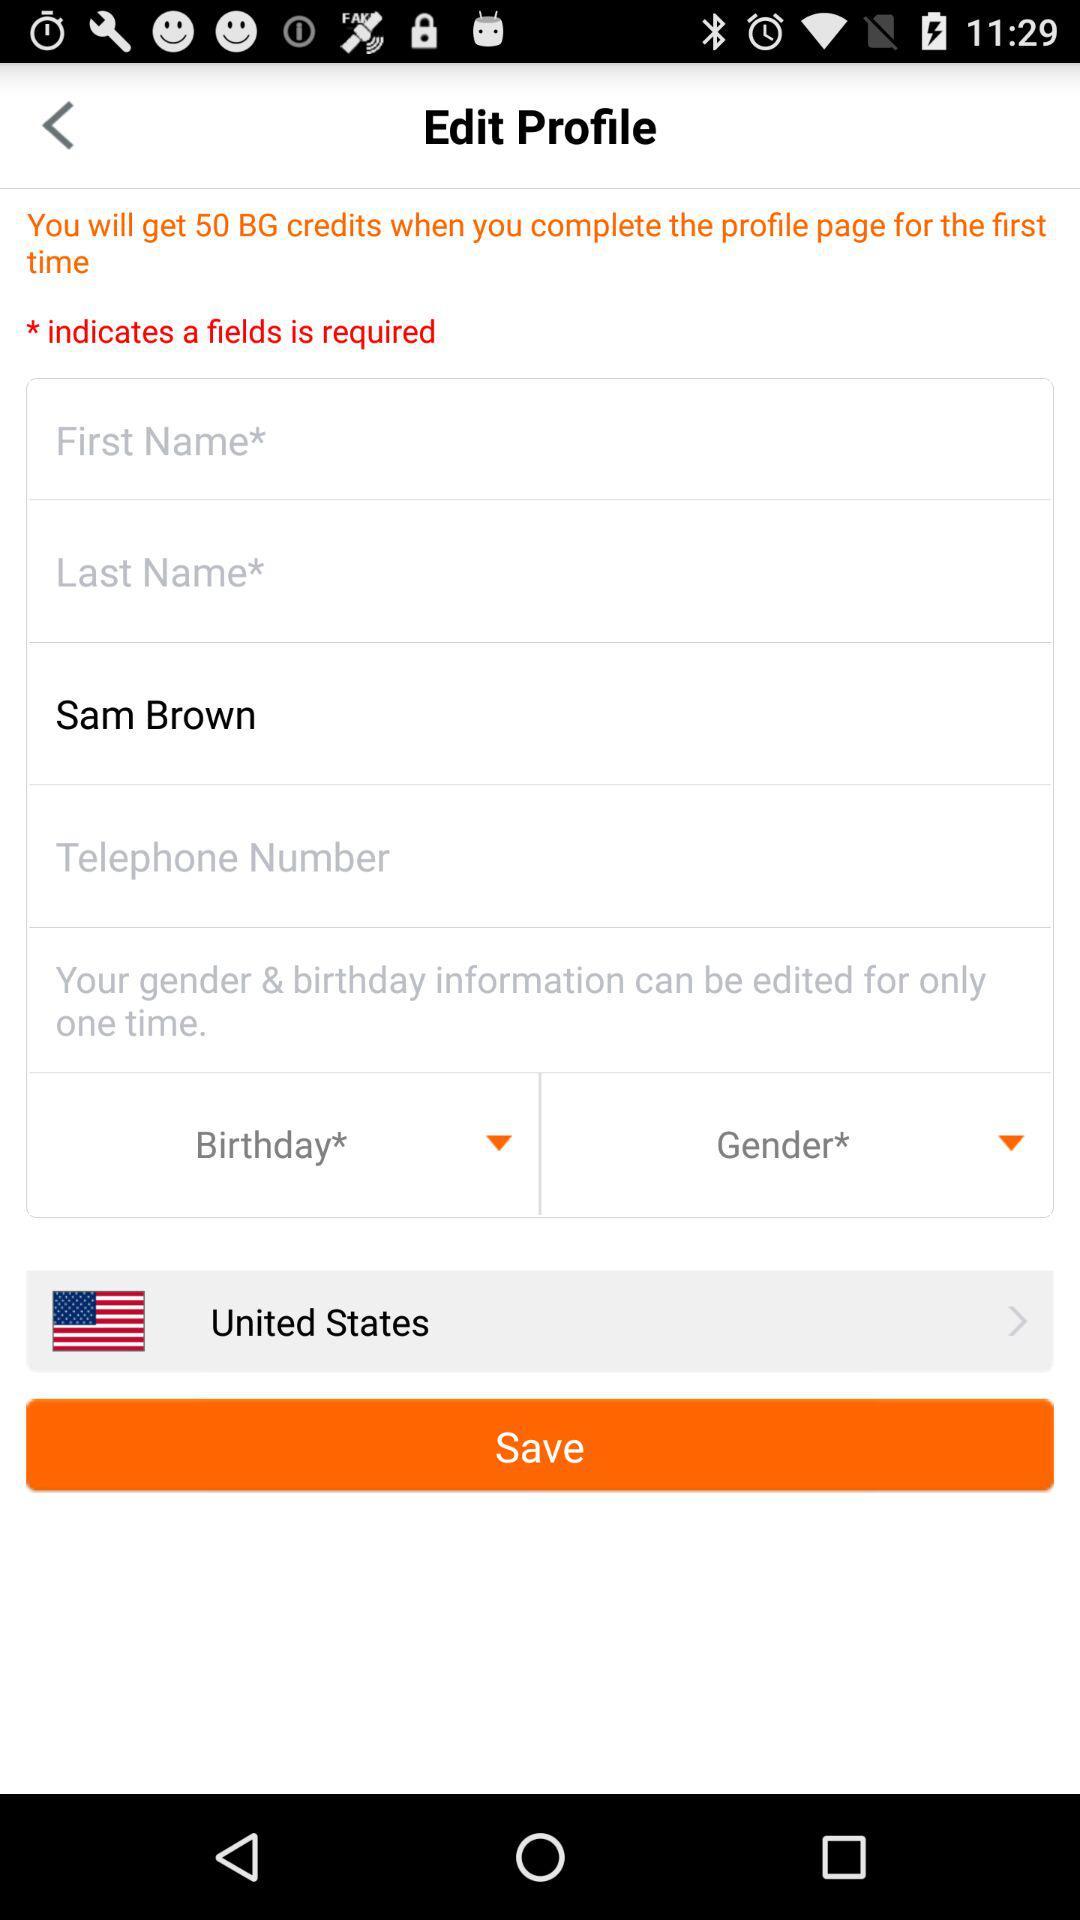 The height and width of the screenshot is (1920, 1080). I want to click on your telephone number, so click(540, 856).